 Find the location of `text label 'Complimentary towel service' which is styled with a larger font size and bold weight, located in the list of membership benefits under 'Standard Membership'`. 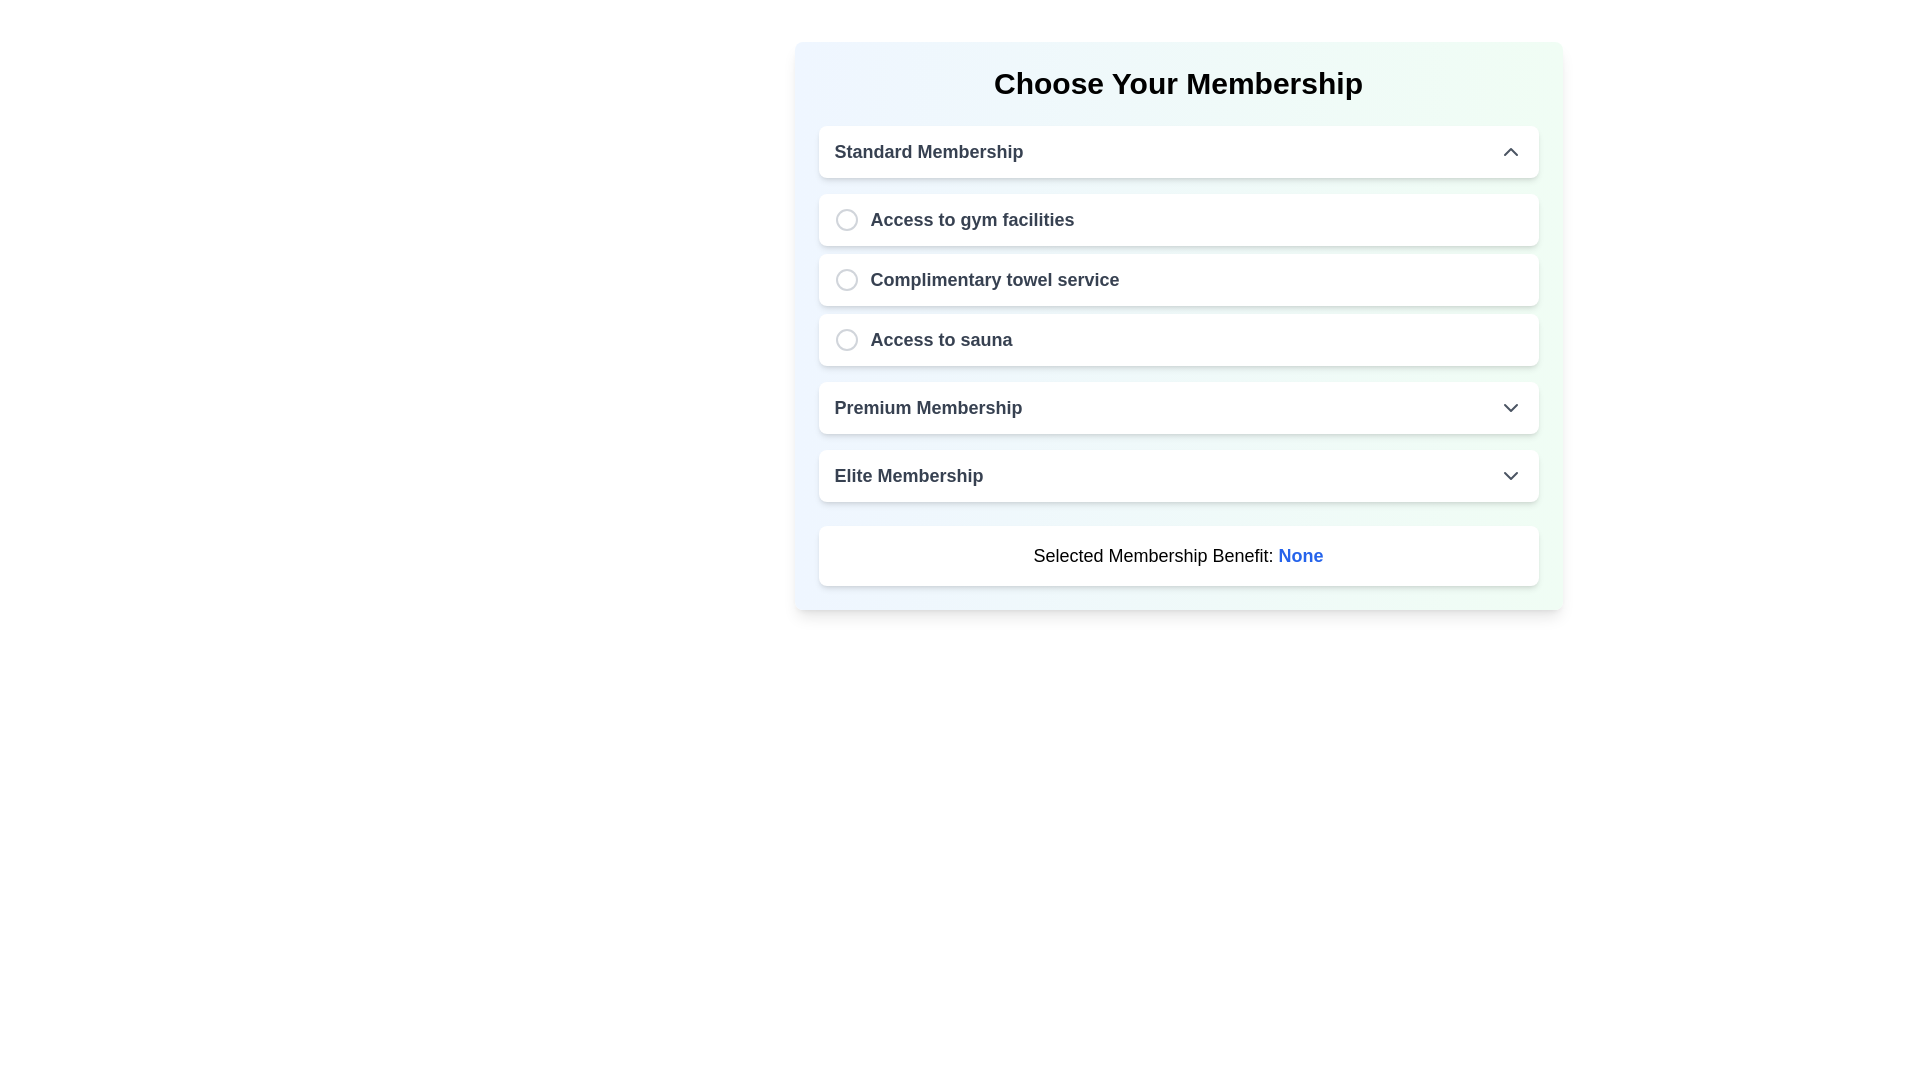

text label 'Complimentary towel service' which is styled with a larger font size and bold weight, located in the list of membership benefits under 'Standard Membership' is located at coordinates (995, 280).